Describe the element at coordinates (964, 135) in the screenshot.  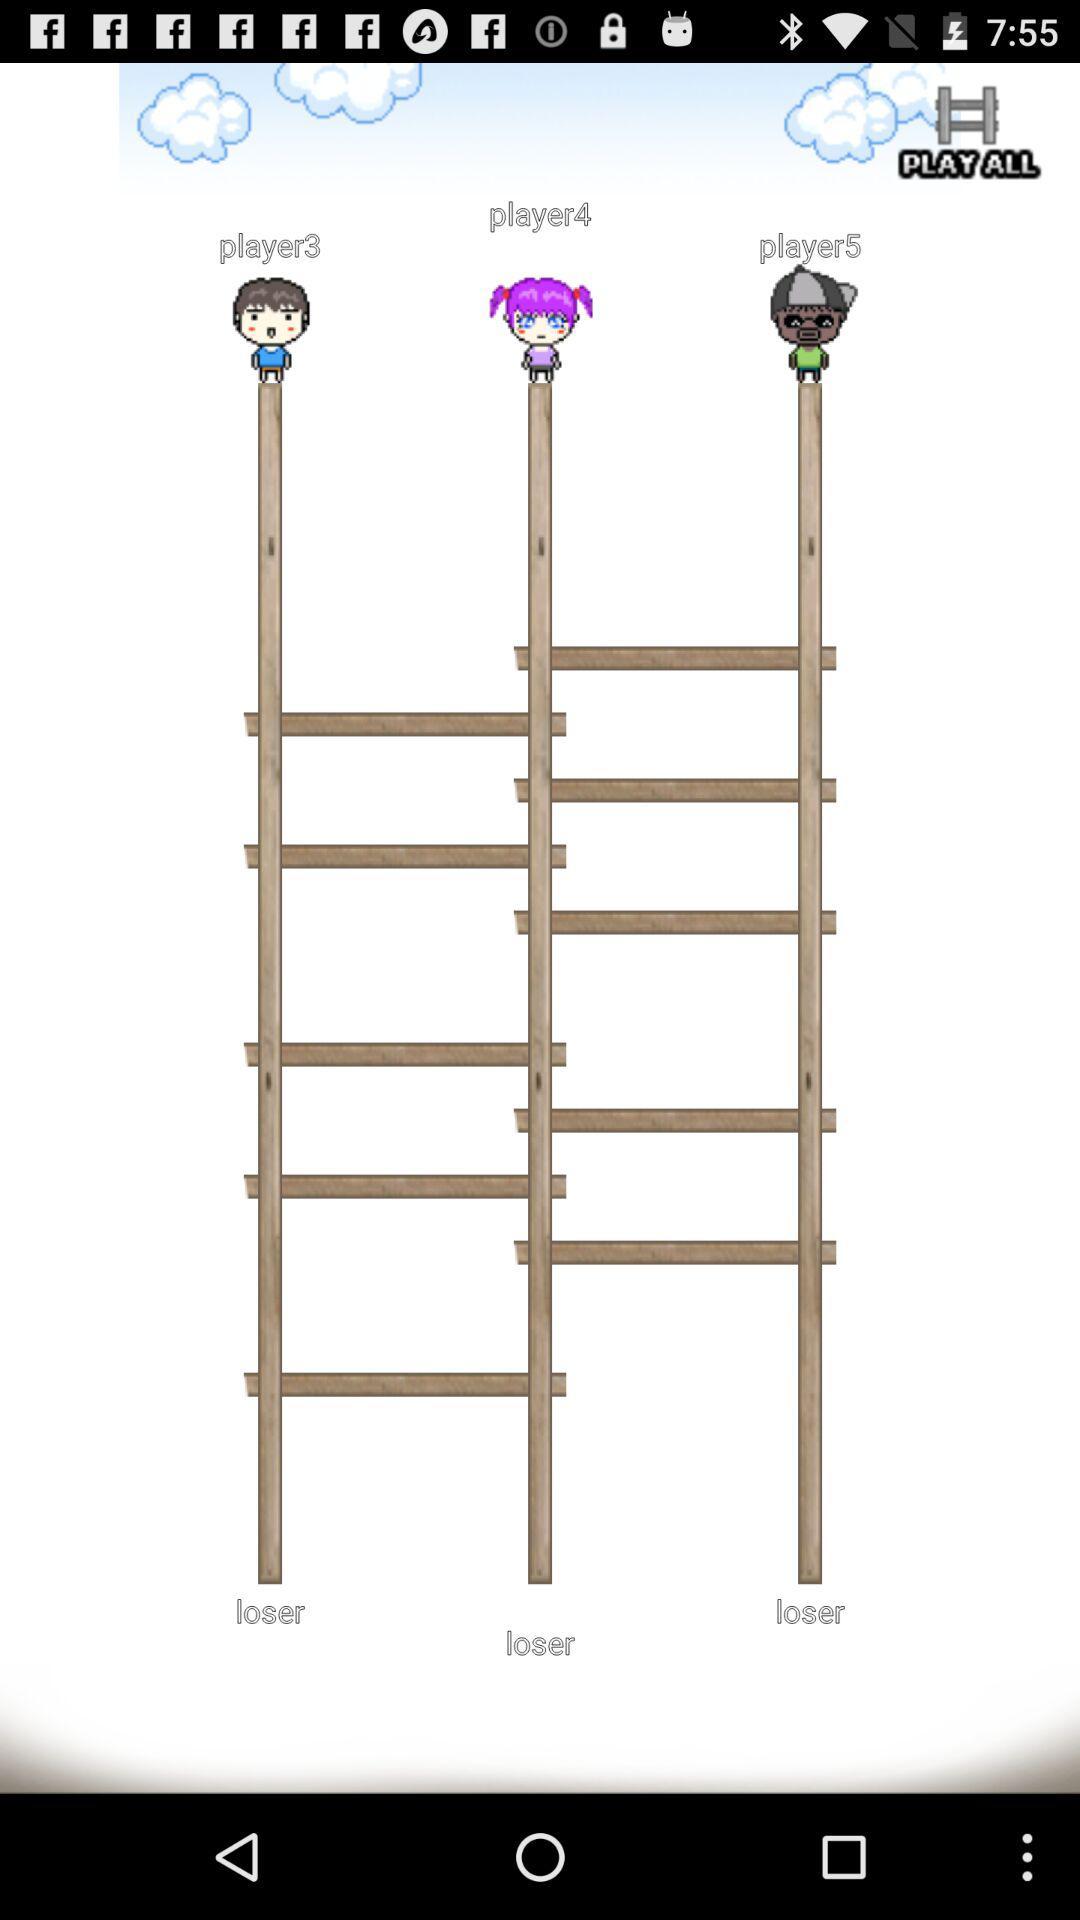
I see `play all` at that location.